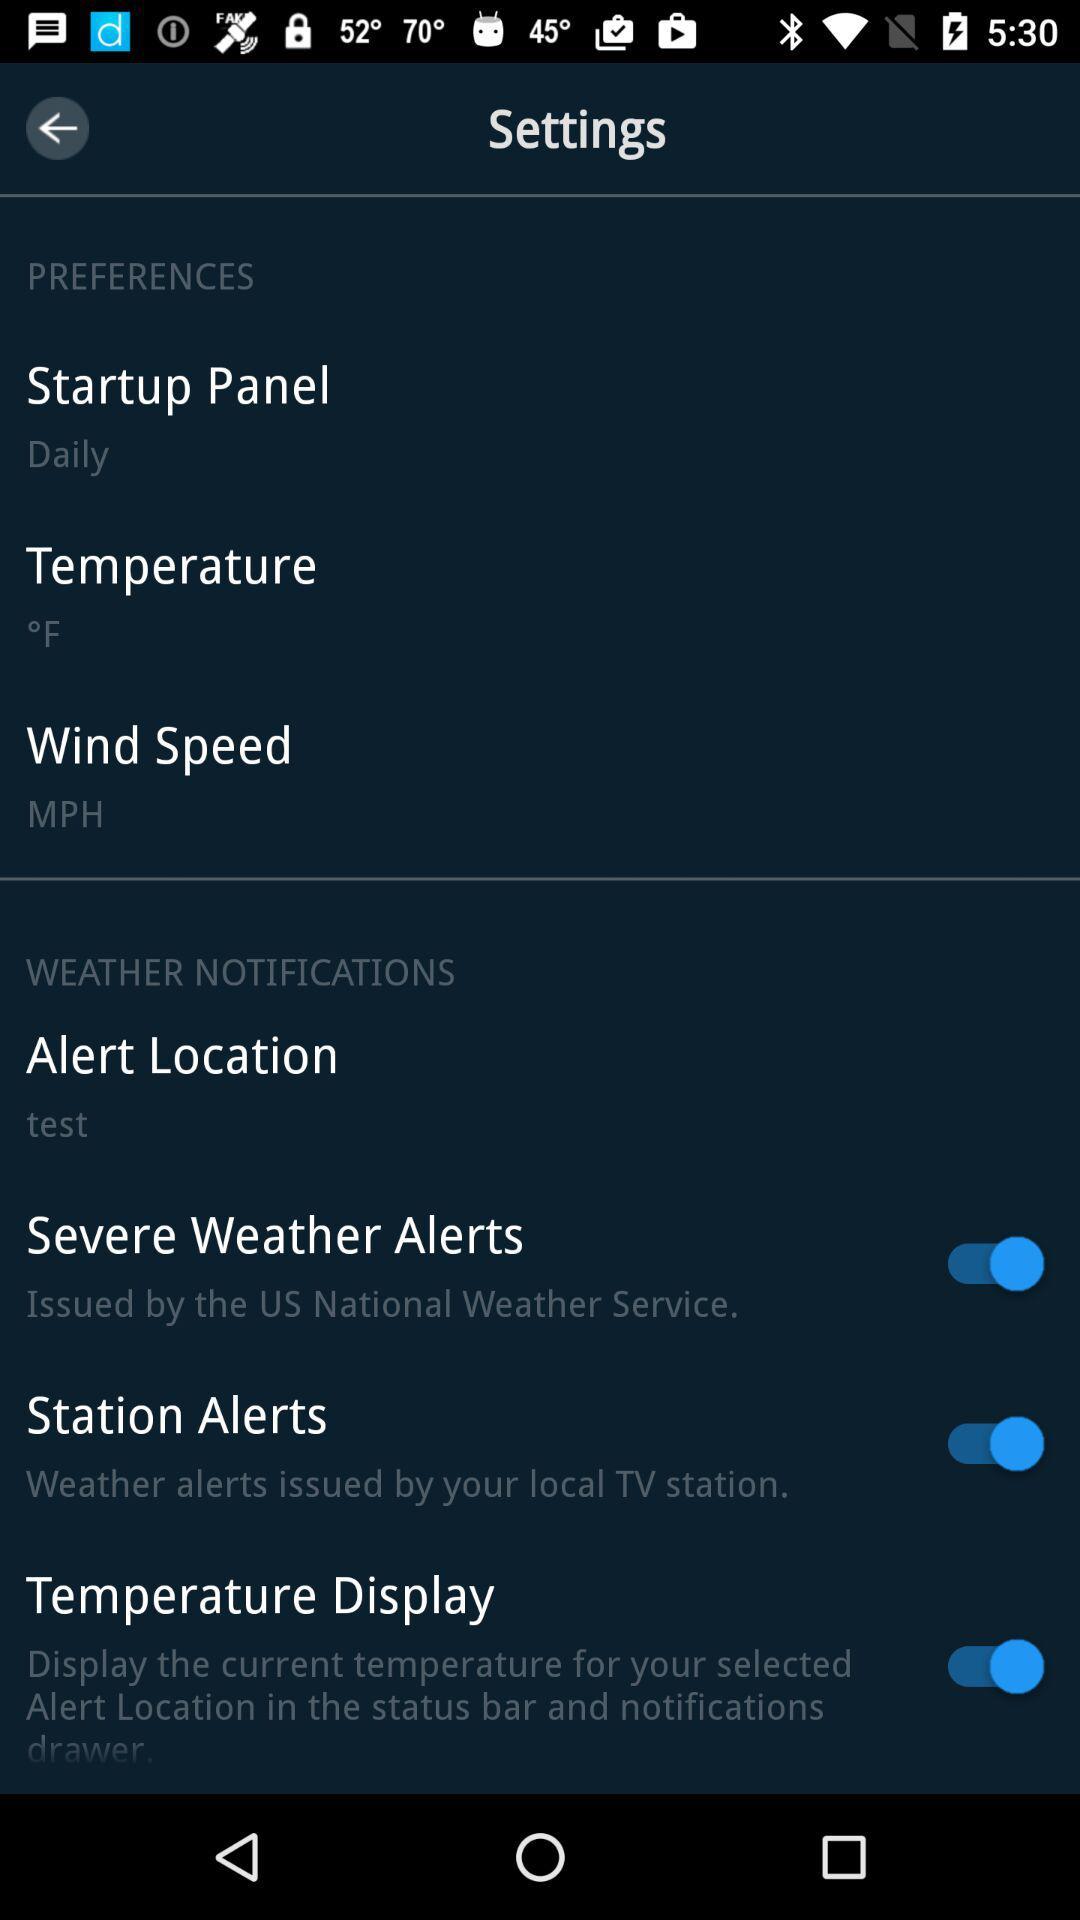  What do you see at coordinates (56, 127) in the screenshot?
I see `the arrow_backward icon` at bounding box center [56, 127].